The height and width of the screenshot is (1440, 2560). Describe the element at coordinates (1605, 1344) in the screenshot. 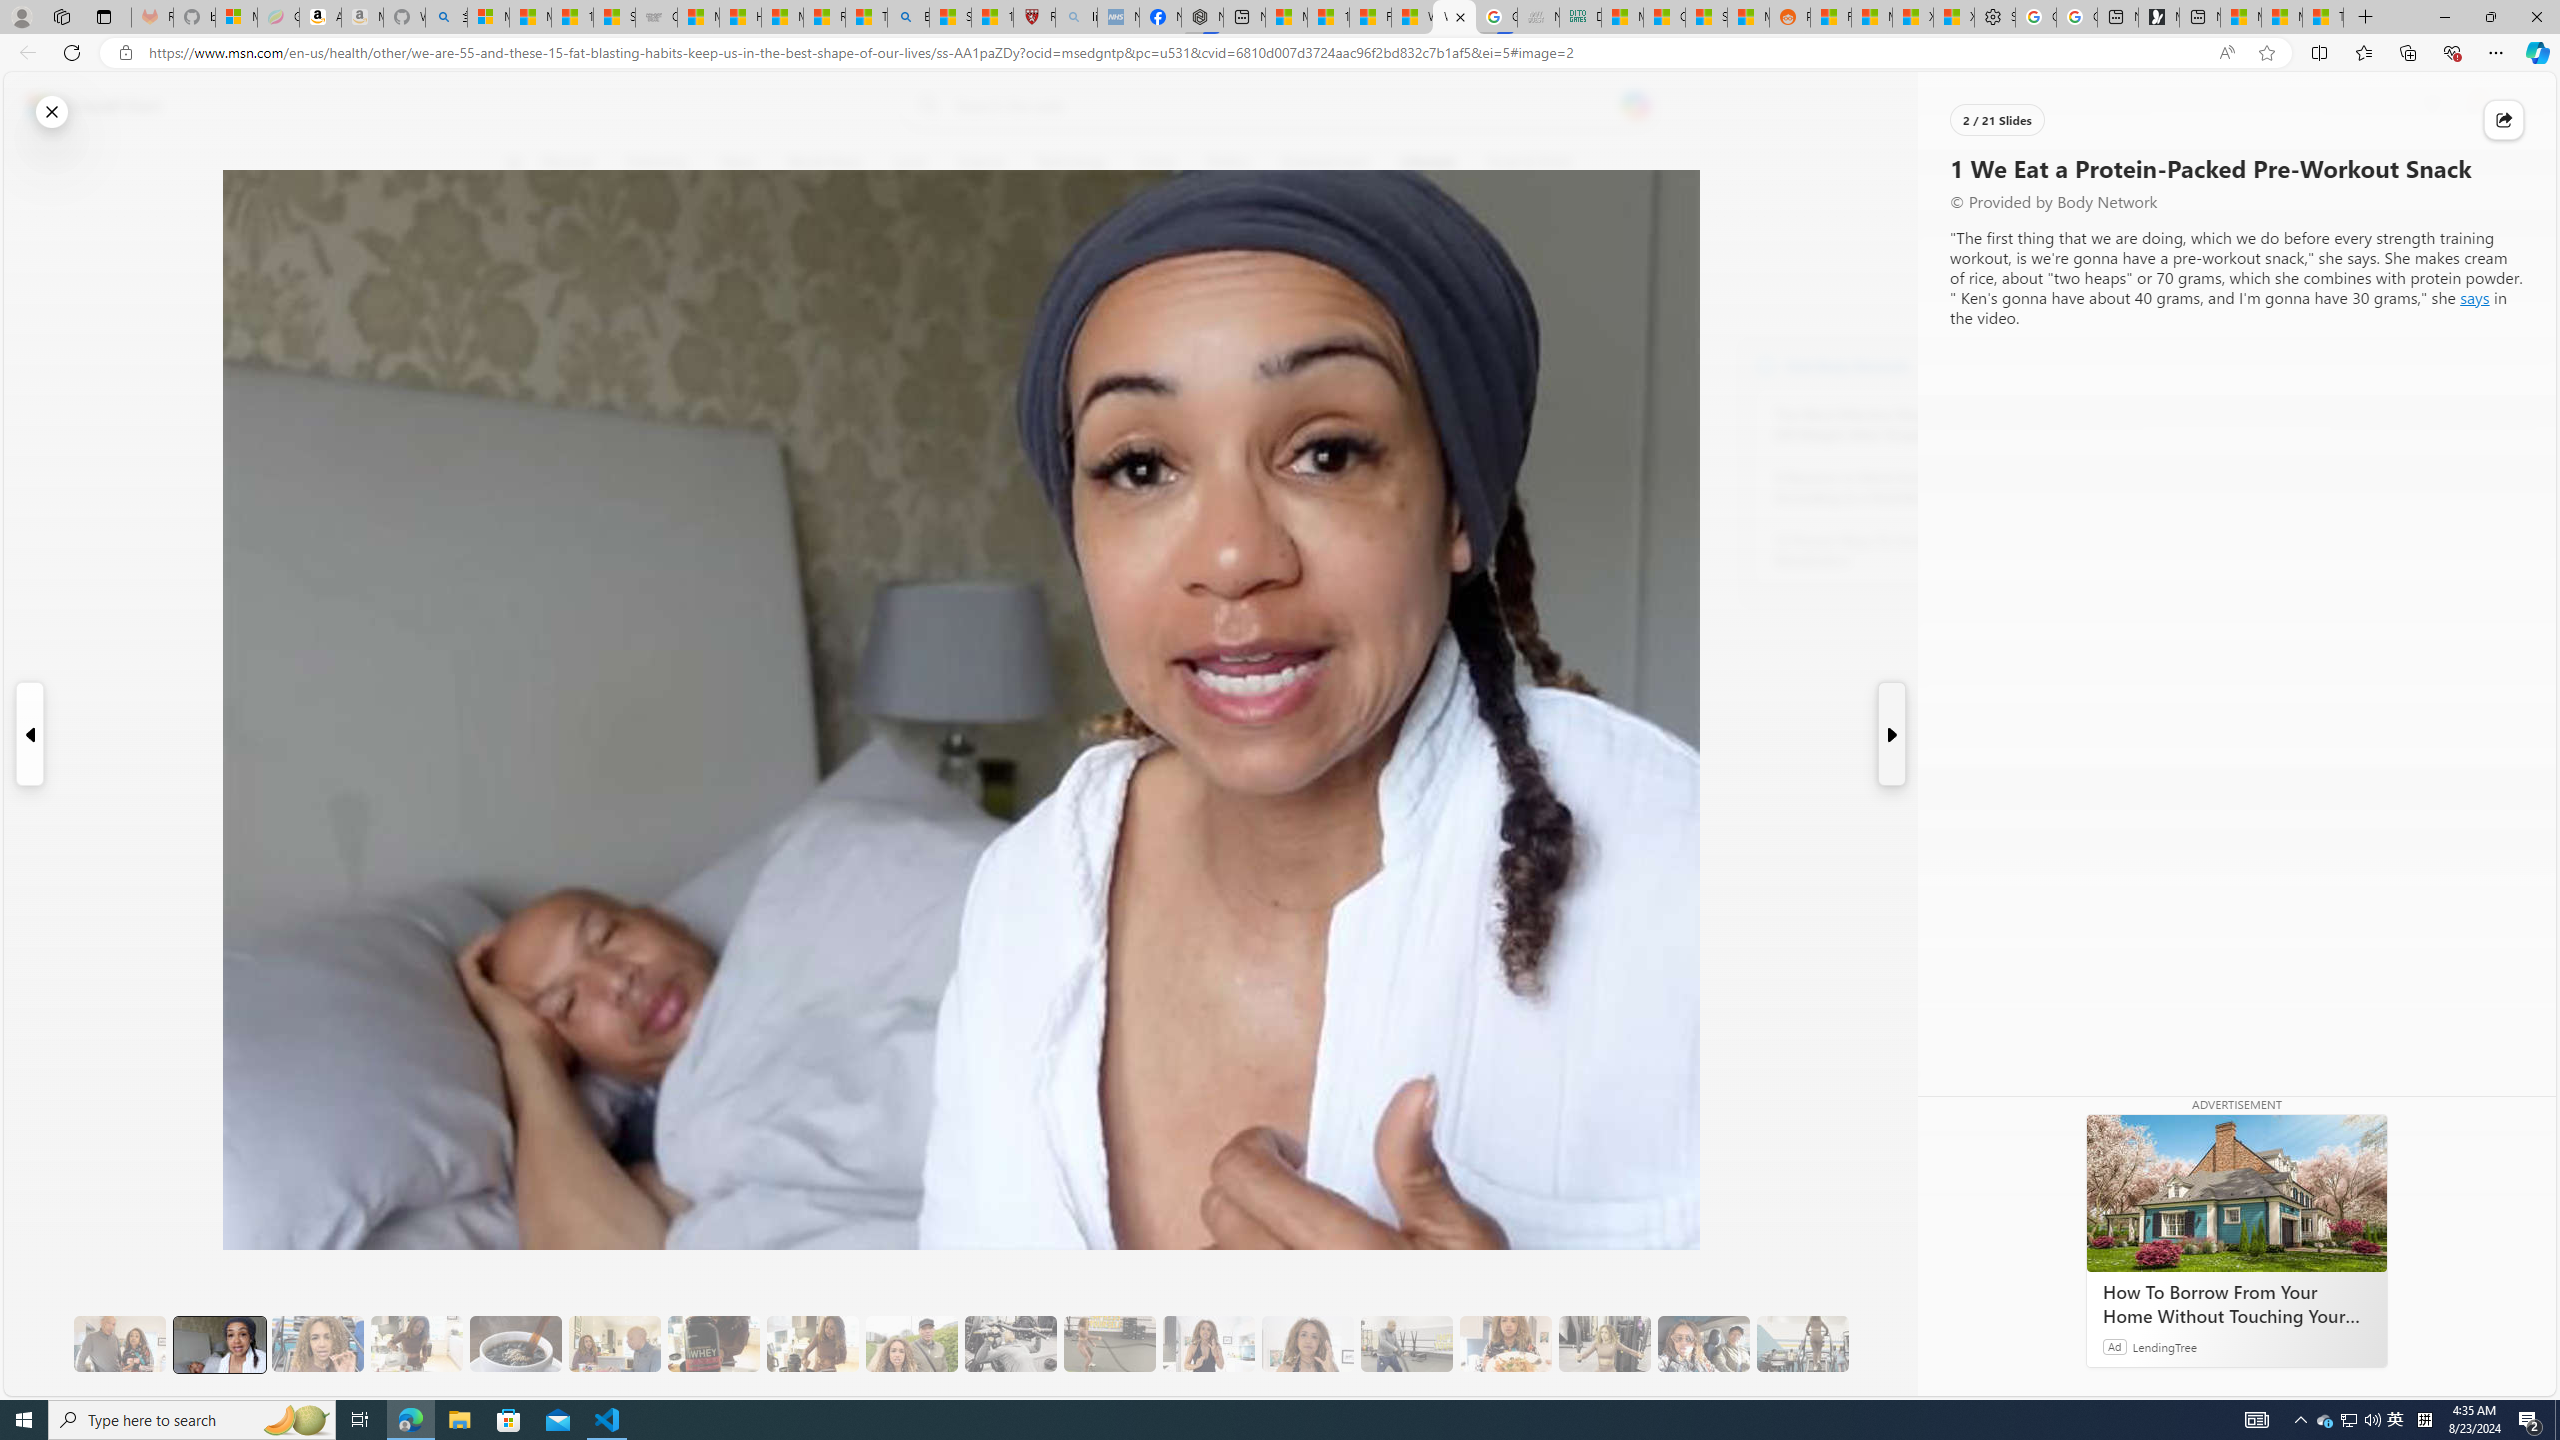

I see `'15 They Also Indulge in a Low-Calorie Sweet Treat'` at that location.